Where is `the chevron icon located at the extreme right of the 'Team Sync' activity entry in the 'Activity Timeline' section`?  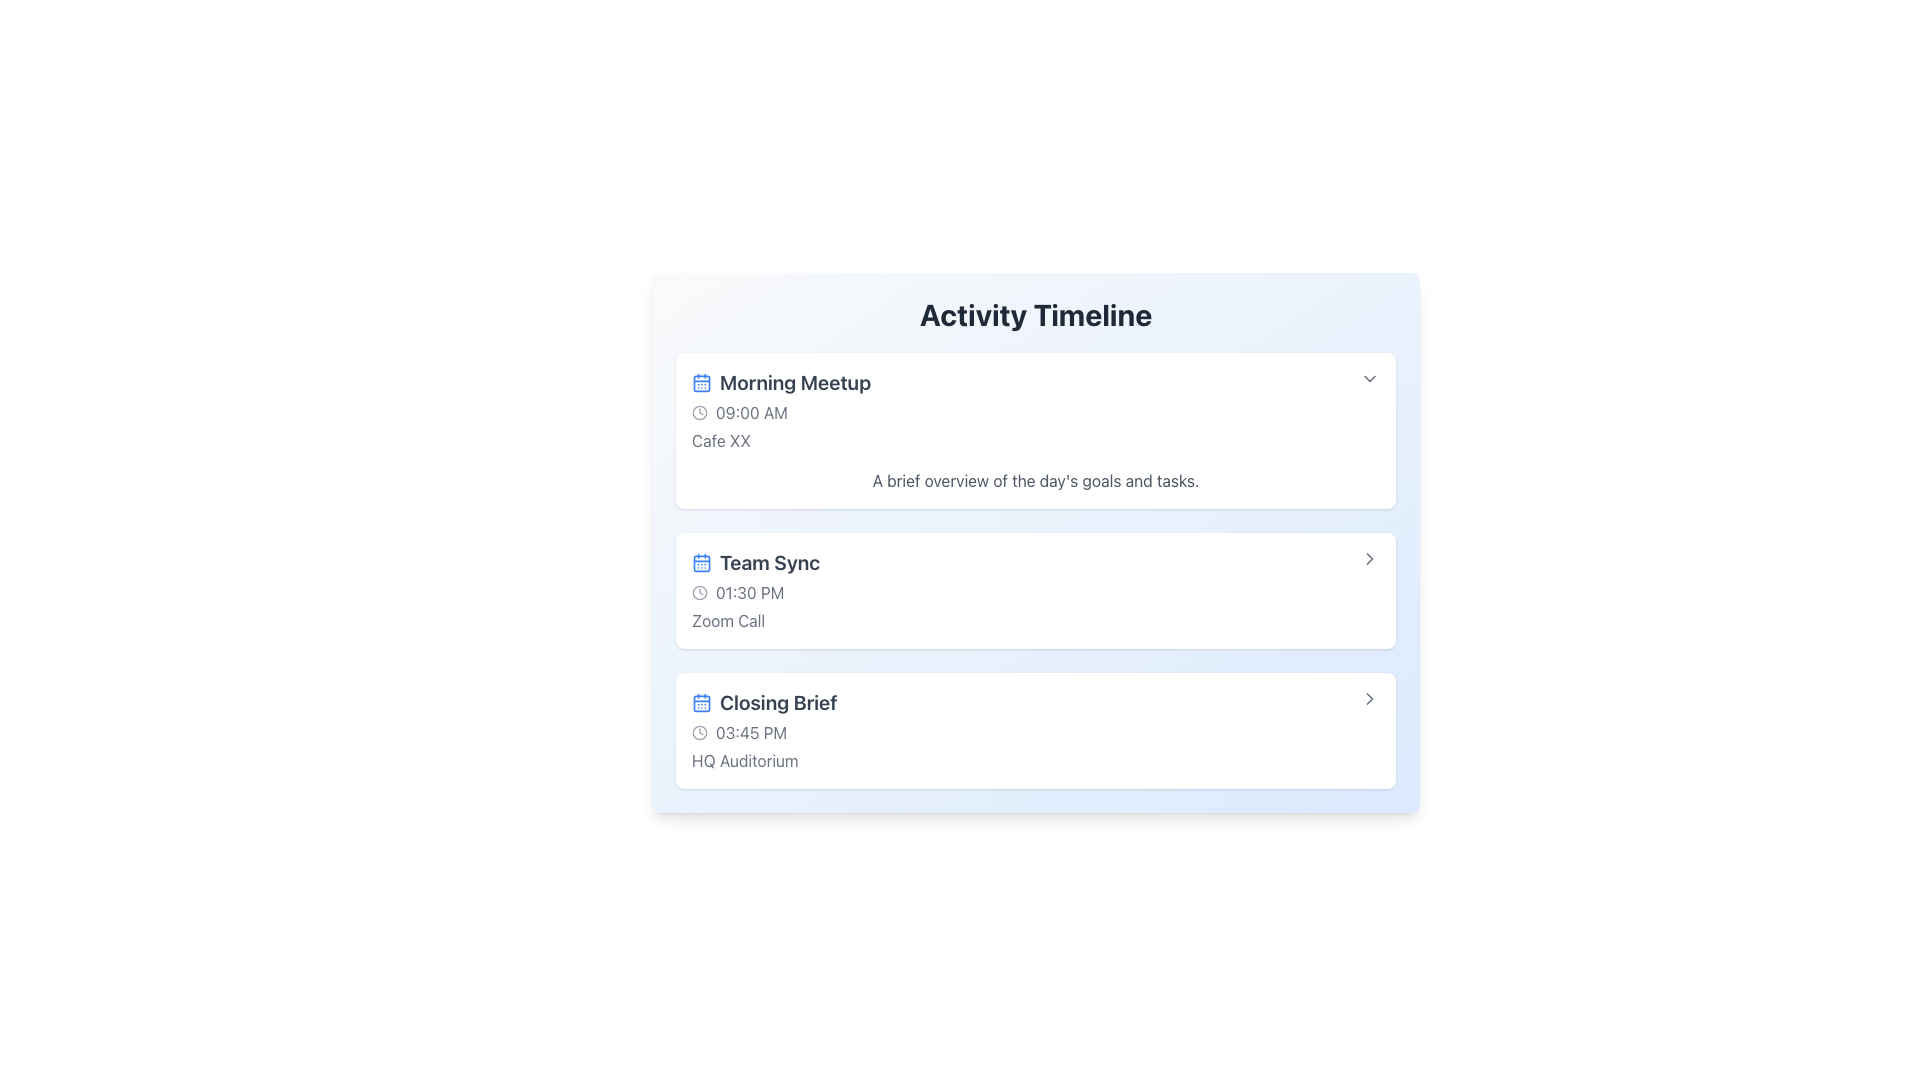 the chevron icon located at the extreme right of the 'Team Sync' activity entry in the 'Activity Timeline' section is located at coordinates (1368, 559).